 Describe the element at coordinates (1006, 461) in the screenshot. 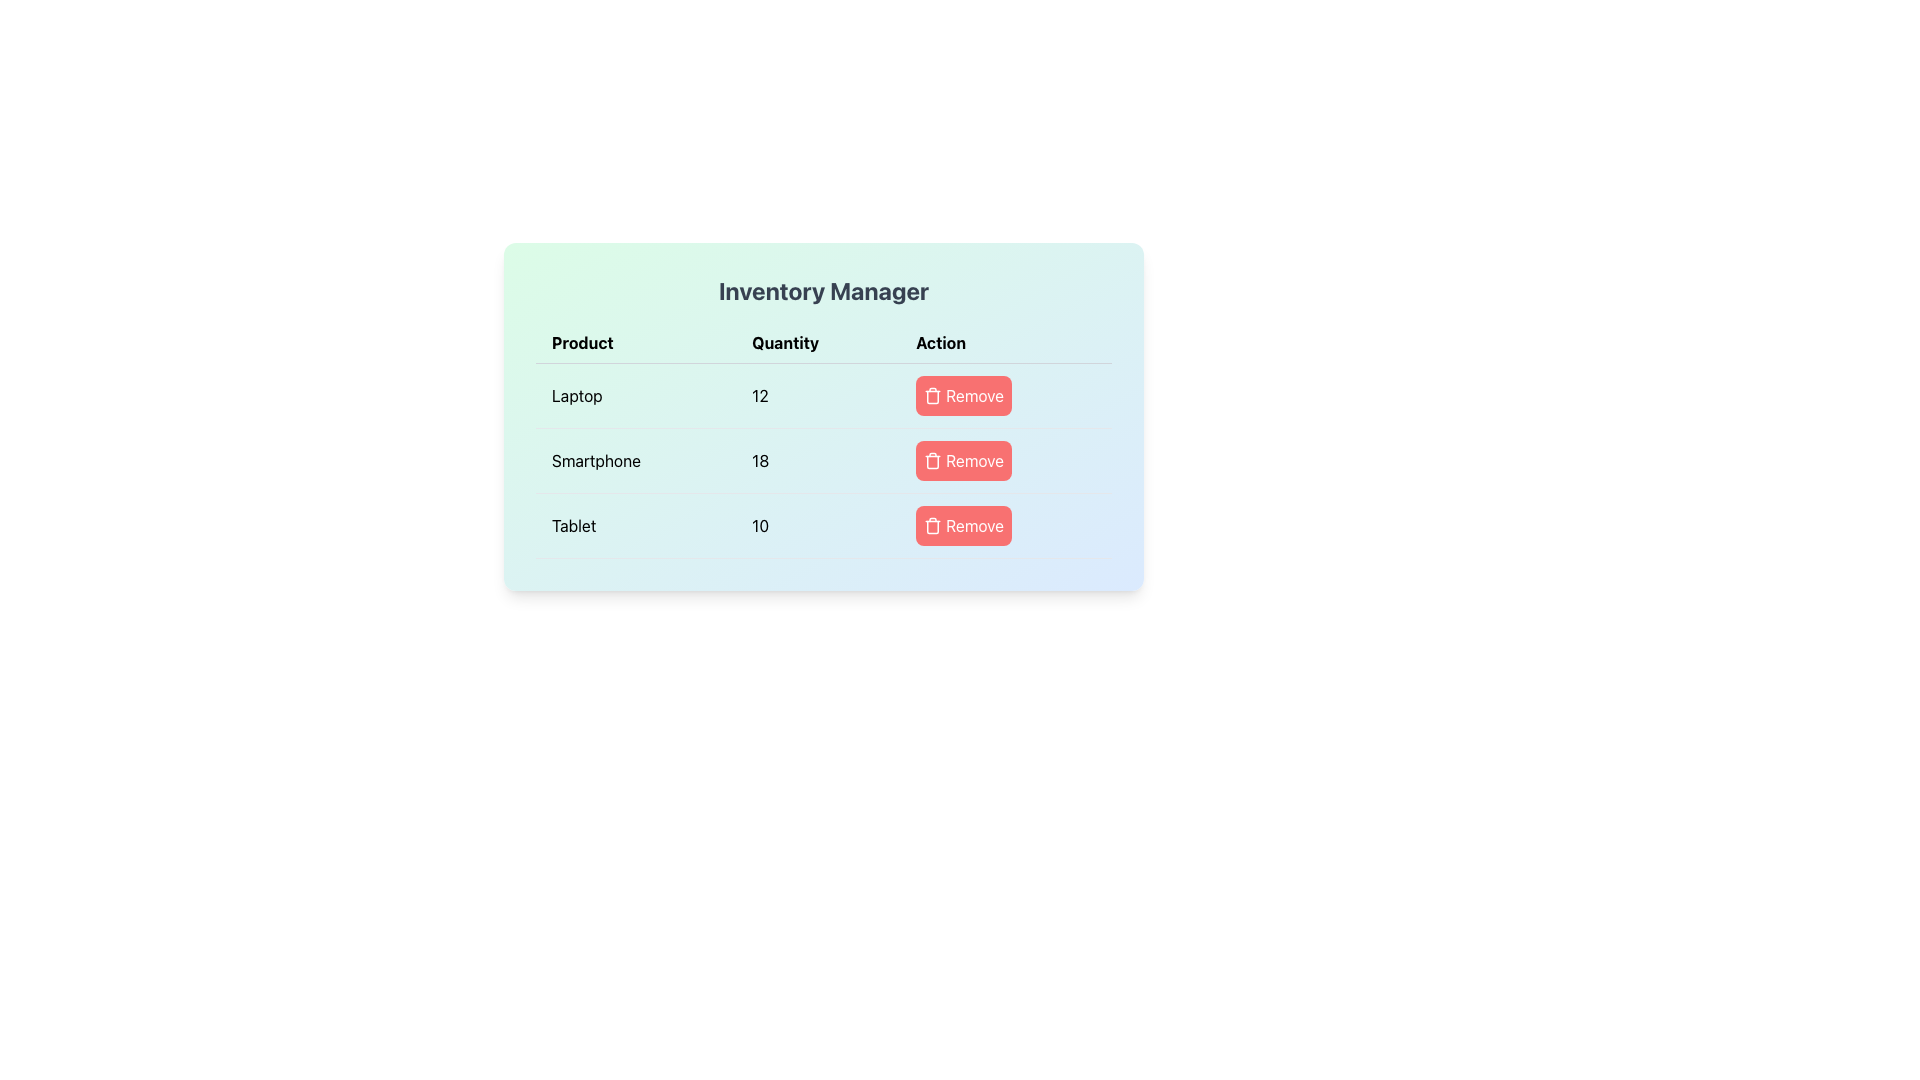

I see `the 'Remove' button with a red background and white text, located in the 'Action' column next to the 'Smartphone' row` at that location.